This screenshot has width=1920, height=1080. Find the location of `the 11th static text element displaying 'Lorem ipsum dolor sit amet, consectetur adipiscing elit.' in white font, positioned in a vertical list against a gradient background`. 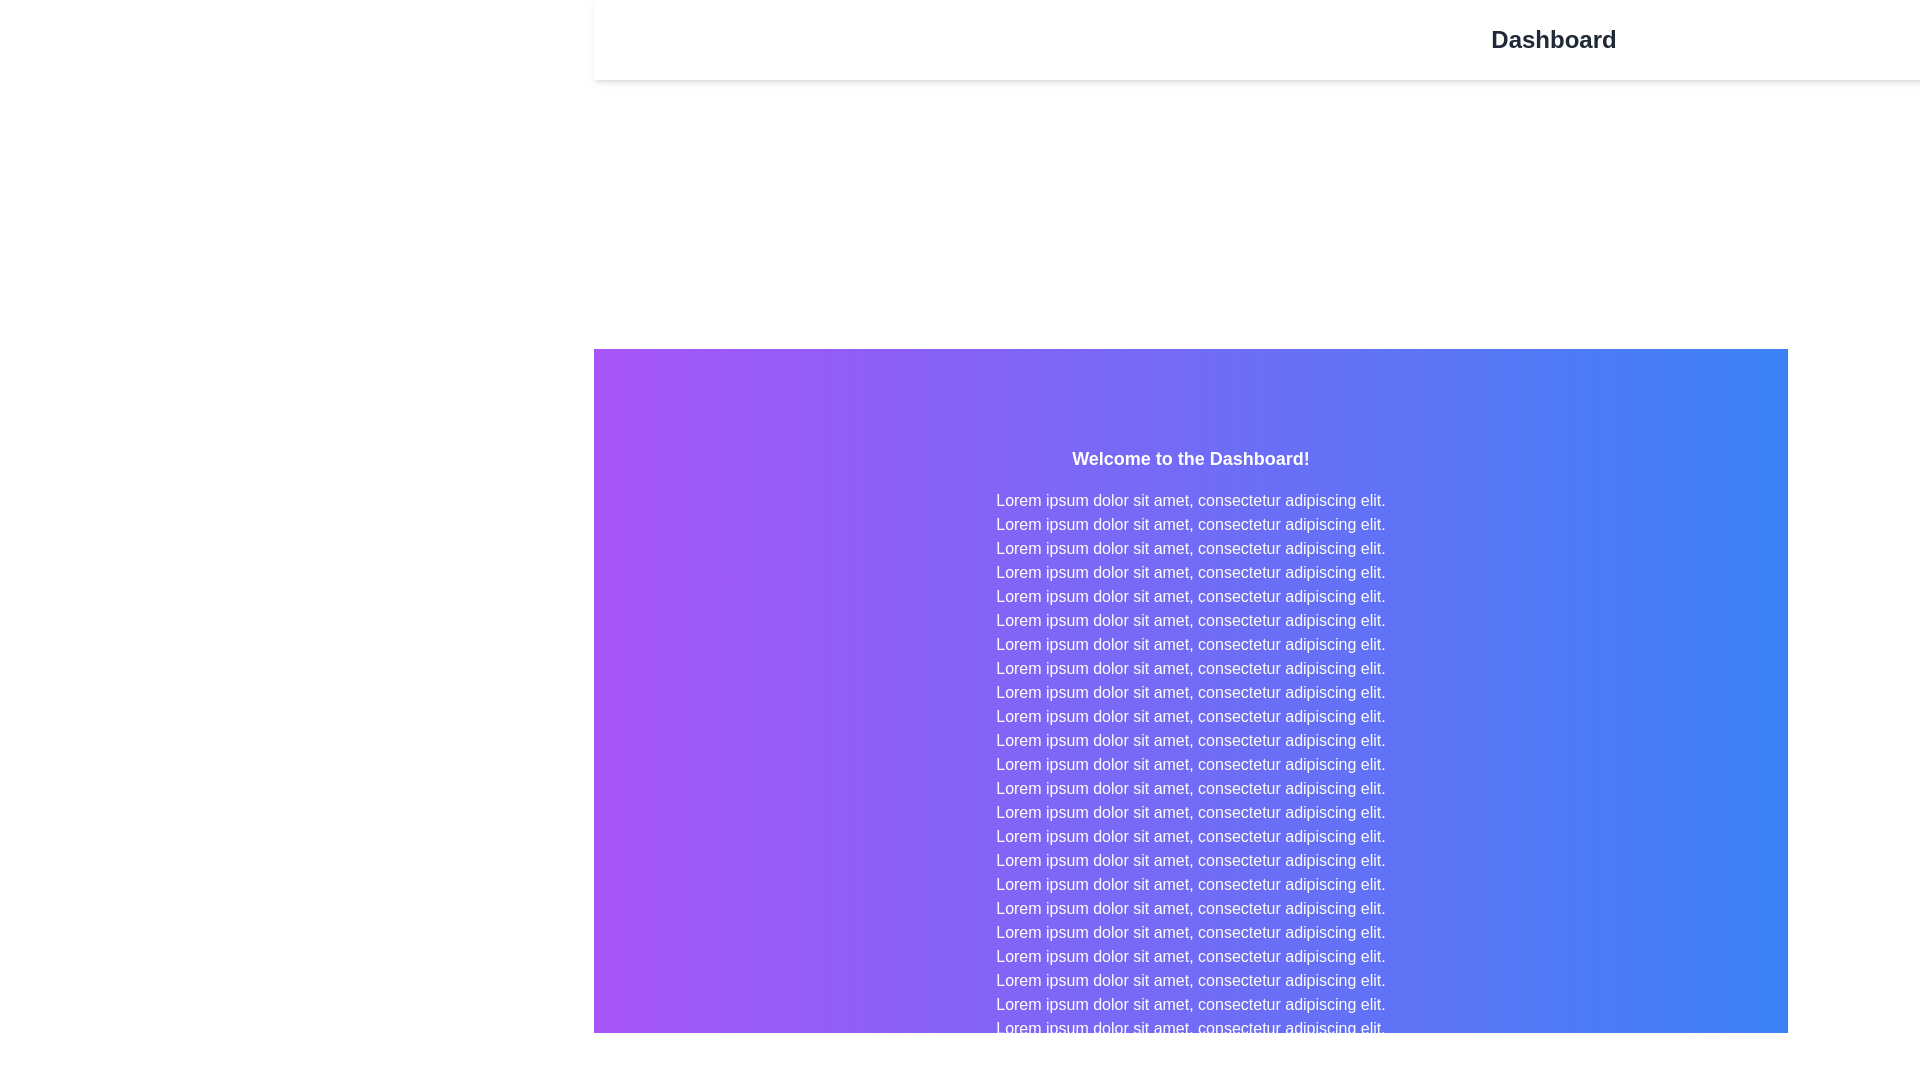

the 11th static text element displaying 'Lorem ipsum dolor sit amet, consectetur adipiscing elit.' in white font, positioned in a vertical list against a gradient background is located at coordinates (1190, 716).